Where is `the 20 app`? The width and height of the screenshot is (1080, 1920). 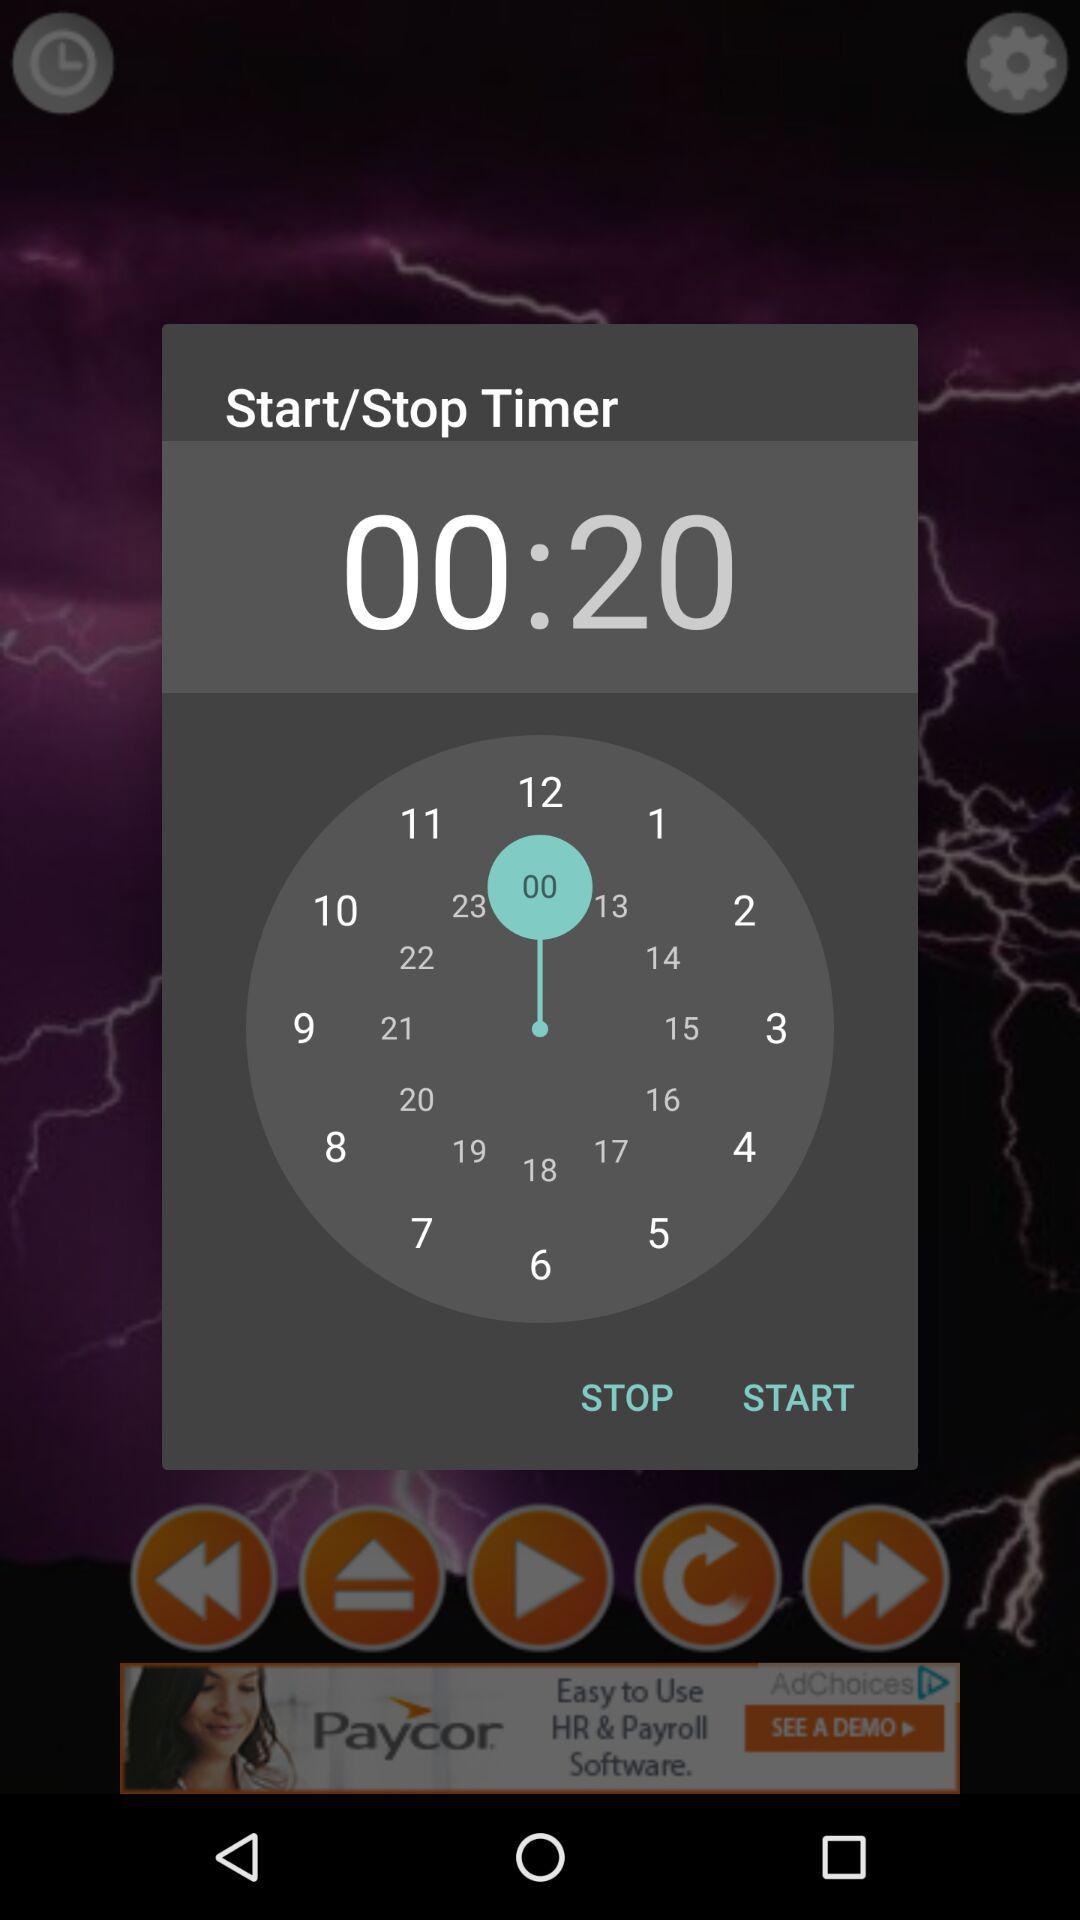 the 20 app is located at coordinates (652, 565).